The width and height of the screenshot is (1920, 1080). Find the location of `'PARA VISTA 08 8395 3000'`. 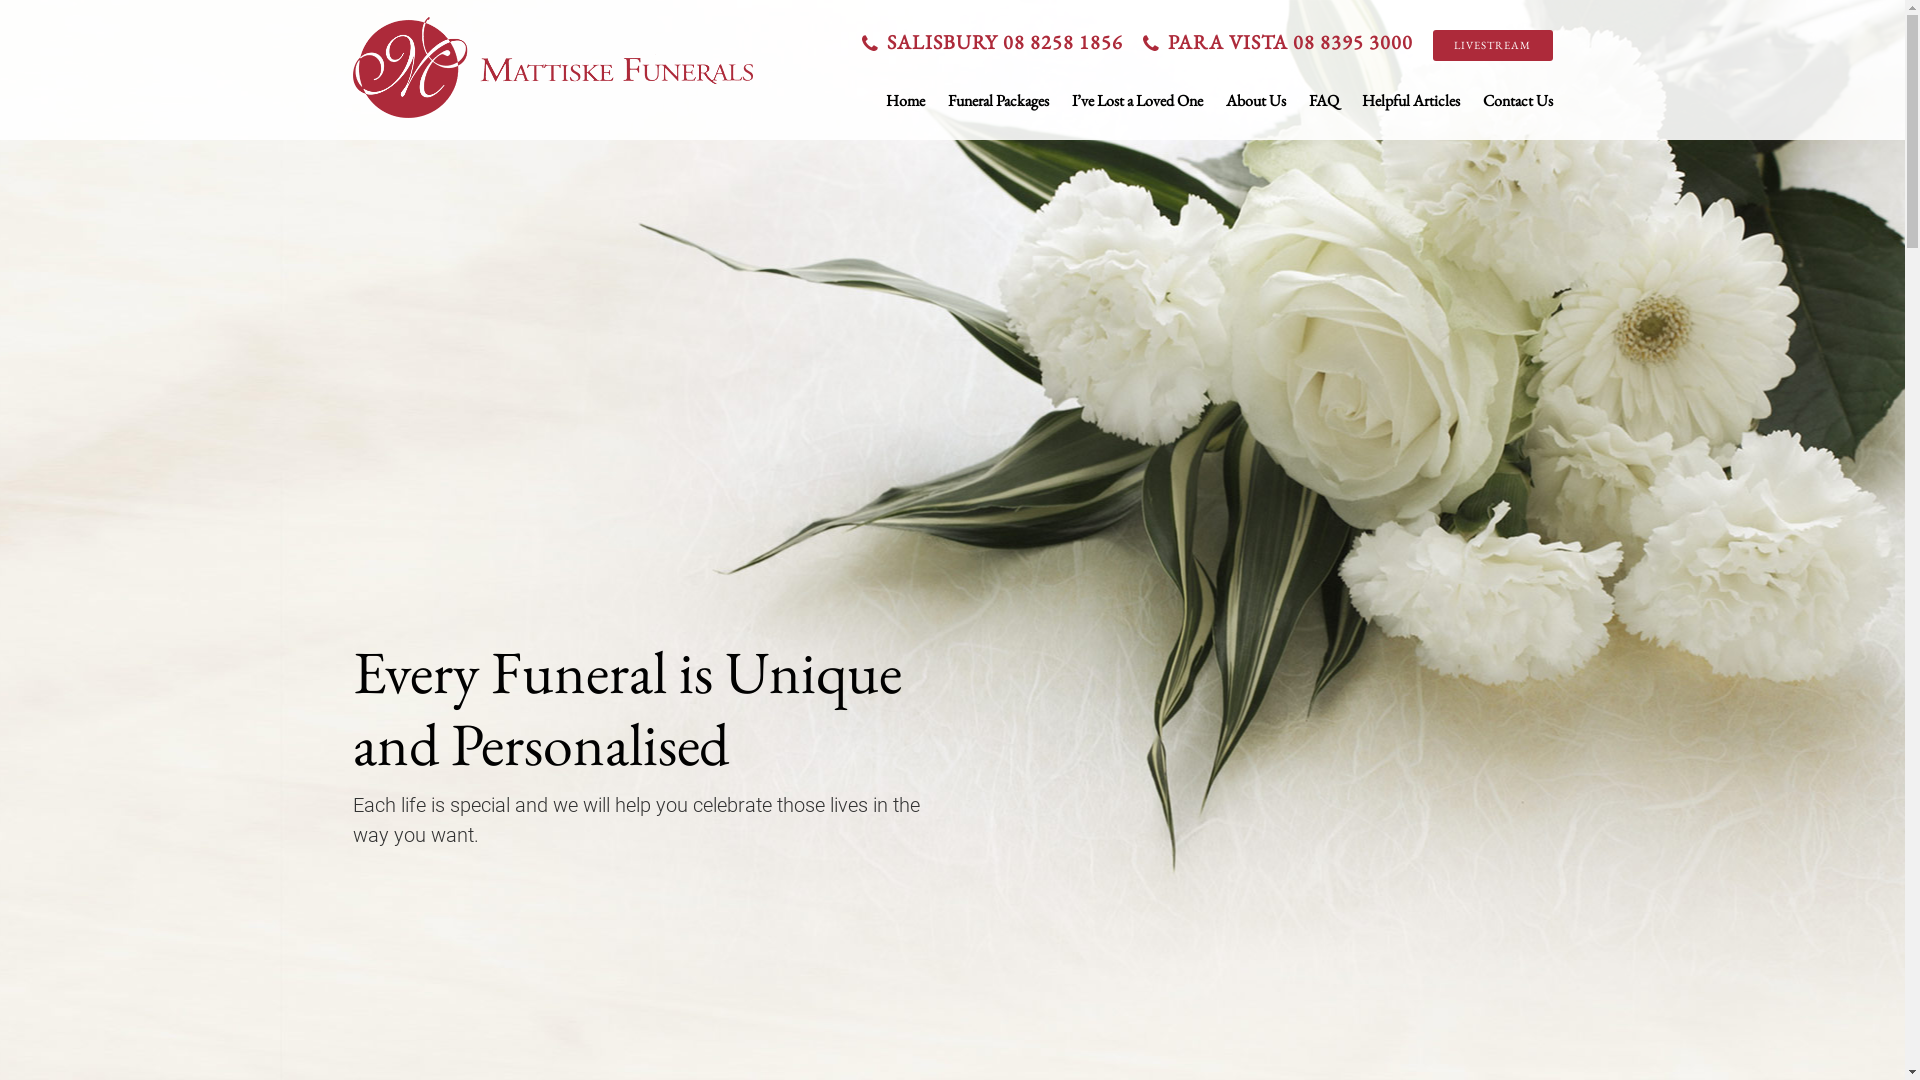

'PARA VISTA 08 8395 3000' is located at coordinates (1281, 42).